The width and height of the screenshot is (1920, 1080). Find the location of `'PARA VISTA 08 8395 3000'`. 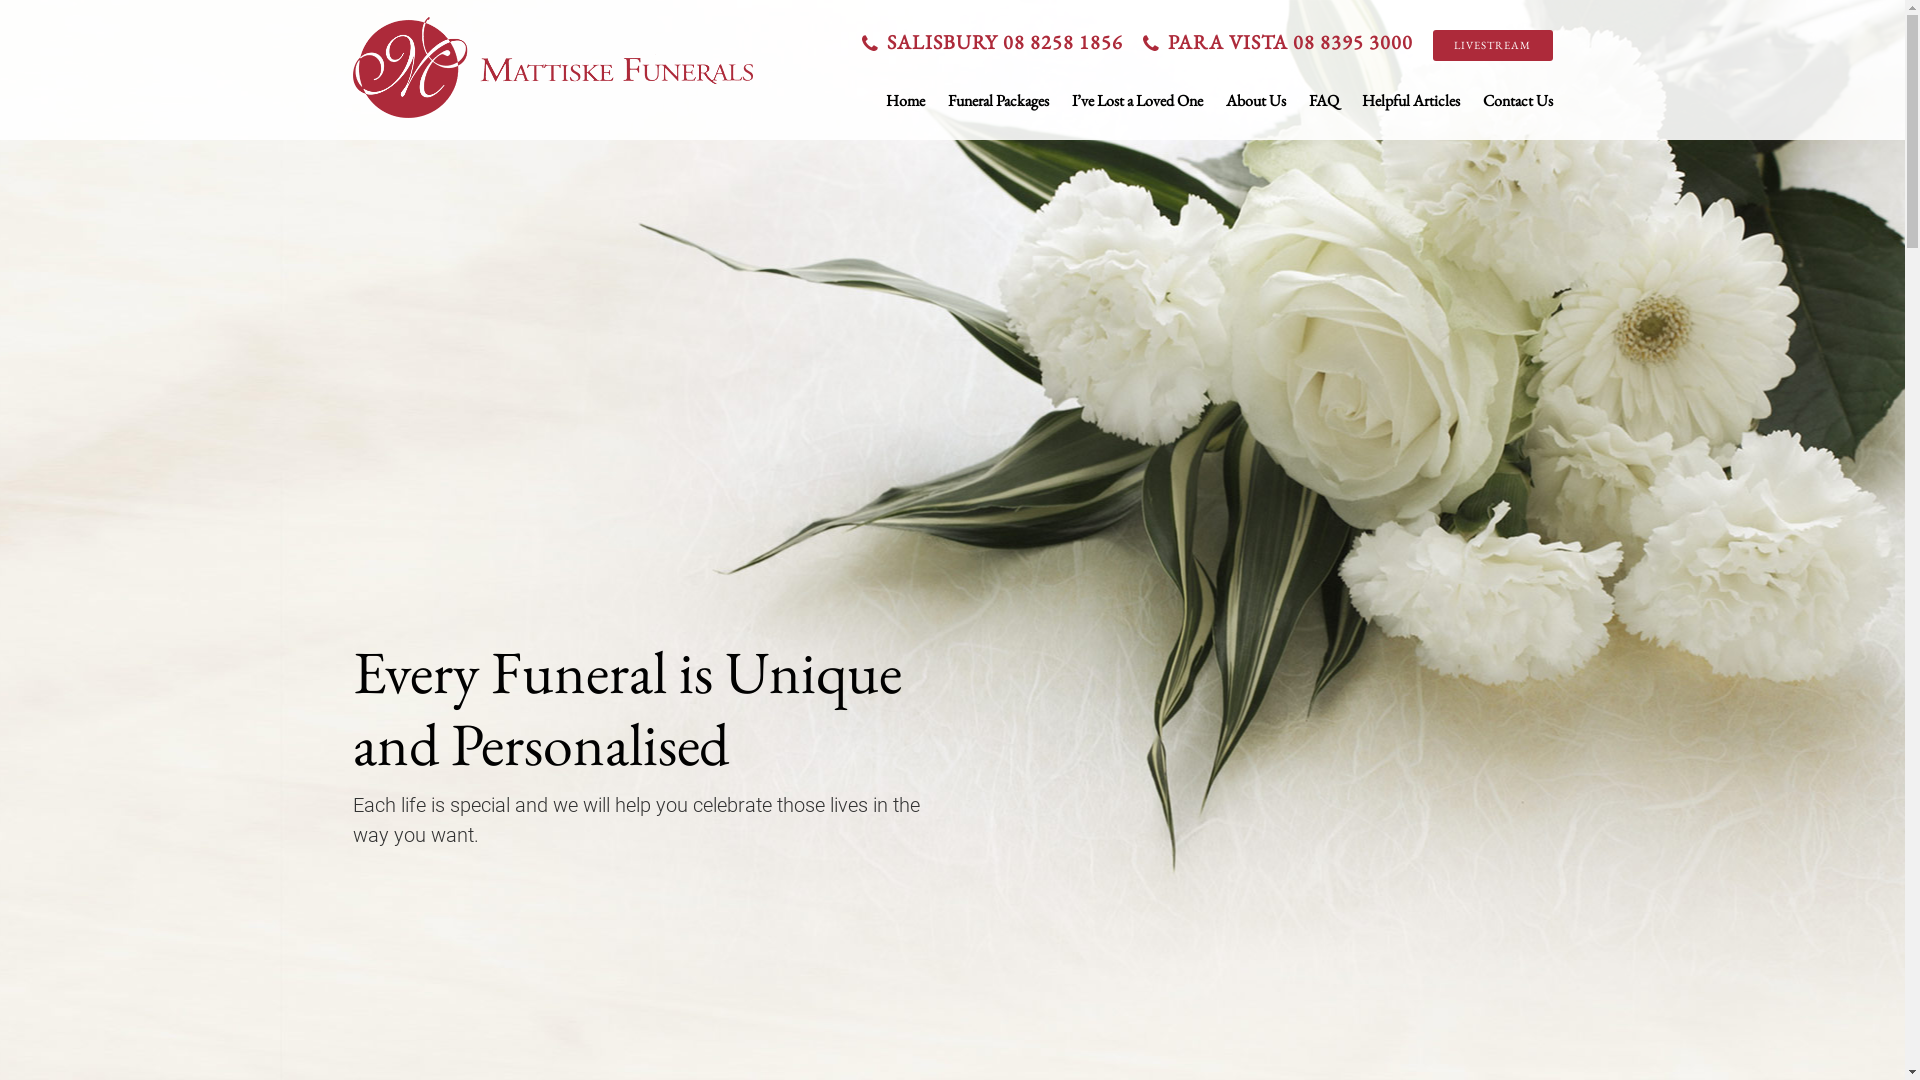

'PARA VISTA 08 8395 3000' is located at coordinates (1281, 42).